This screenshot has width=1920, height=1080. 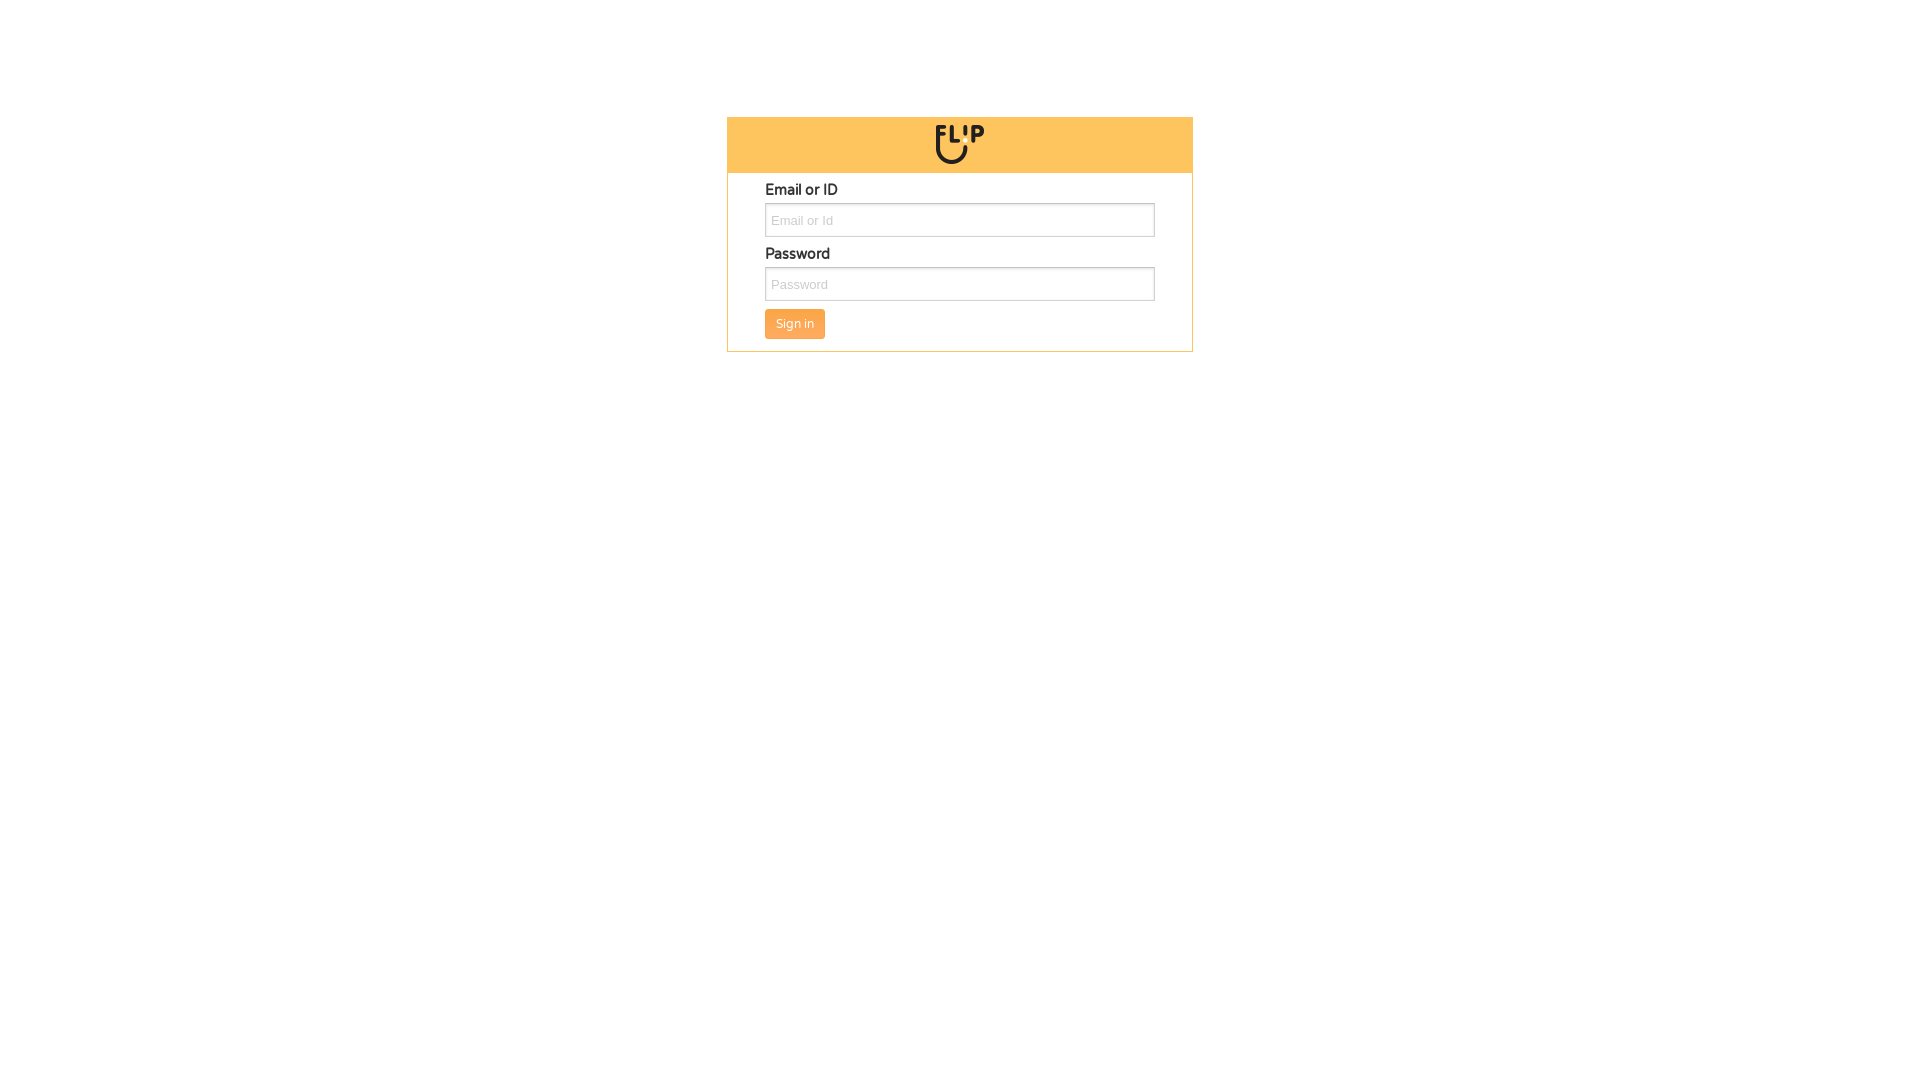 What do you see at coordinates (794, 323) in the screenshot?
I see `'Sign in'` at bounding box center [794, 323].